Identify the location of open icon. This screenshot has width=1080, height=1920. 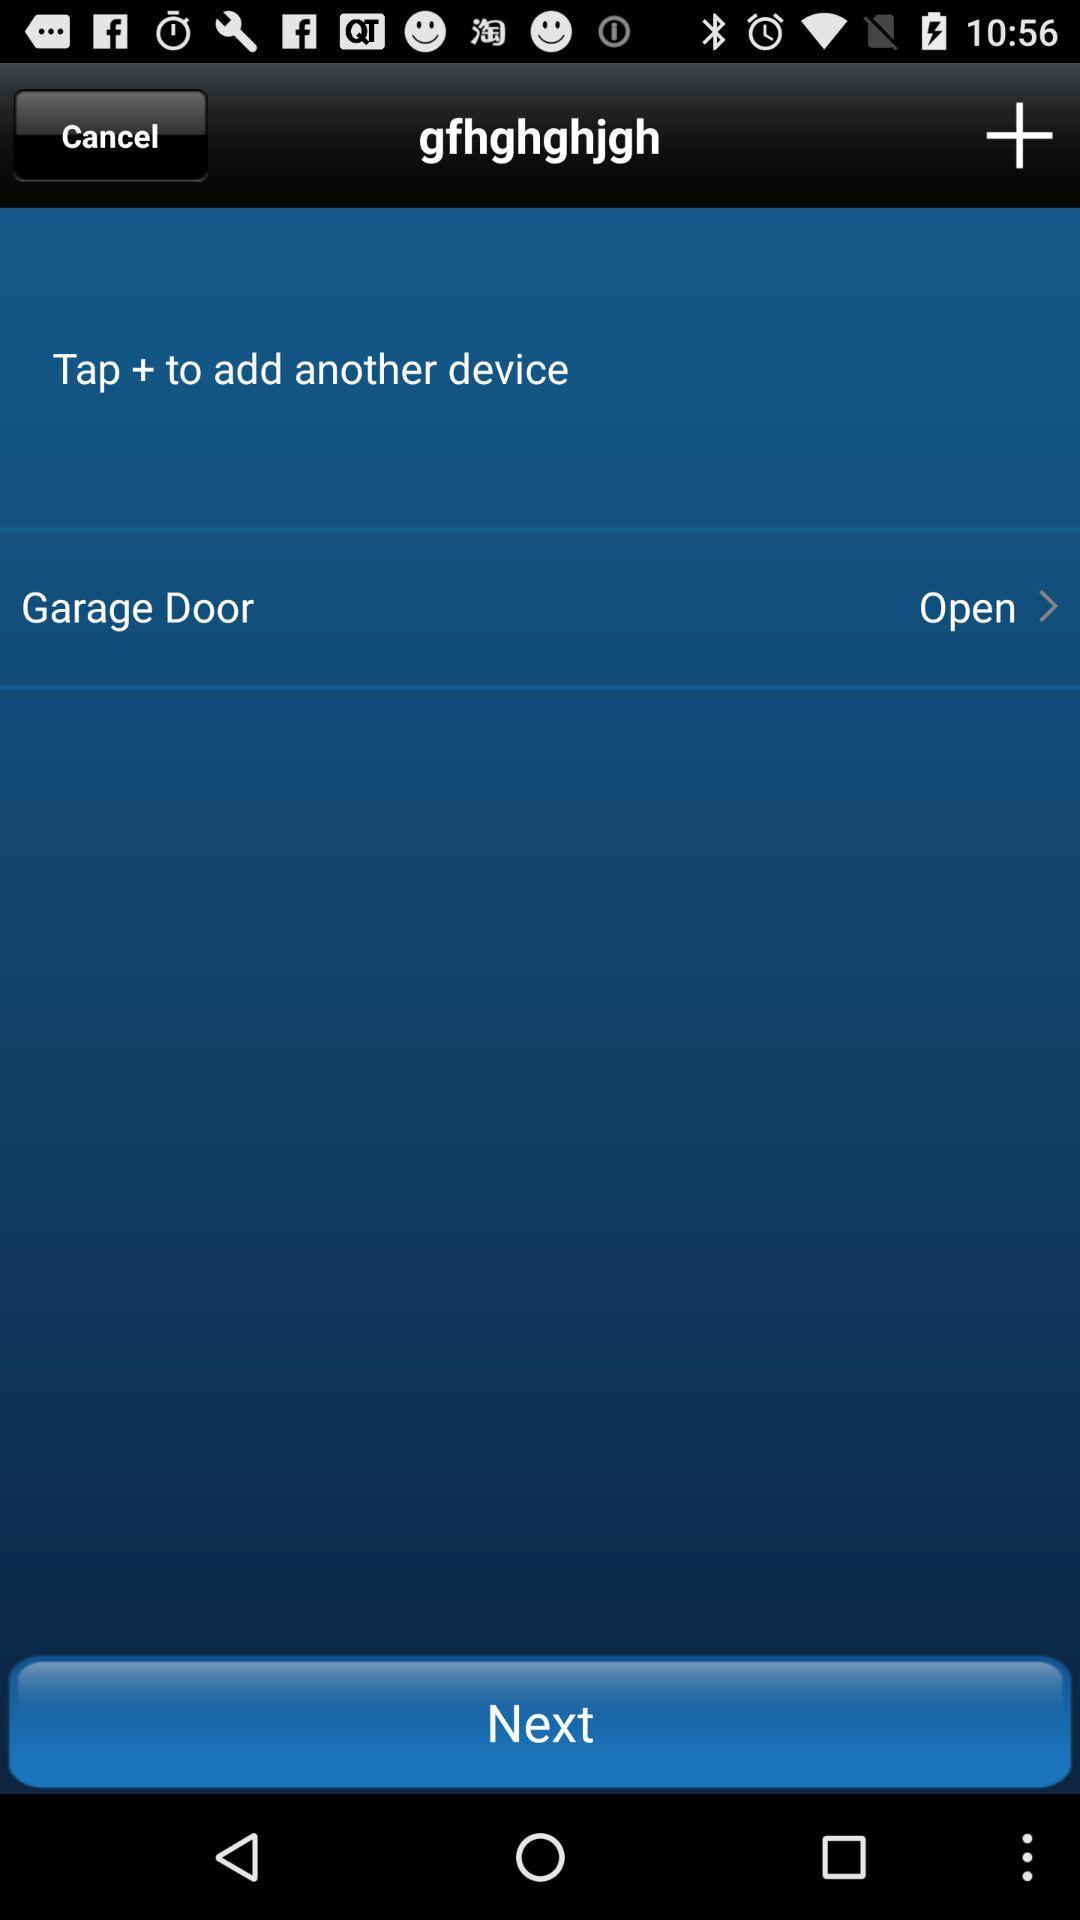
(966, 604).